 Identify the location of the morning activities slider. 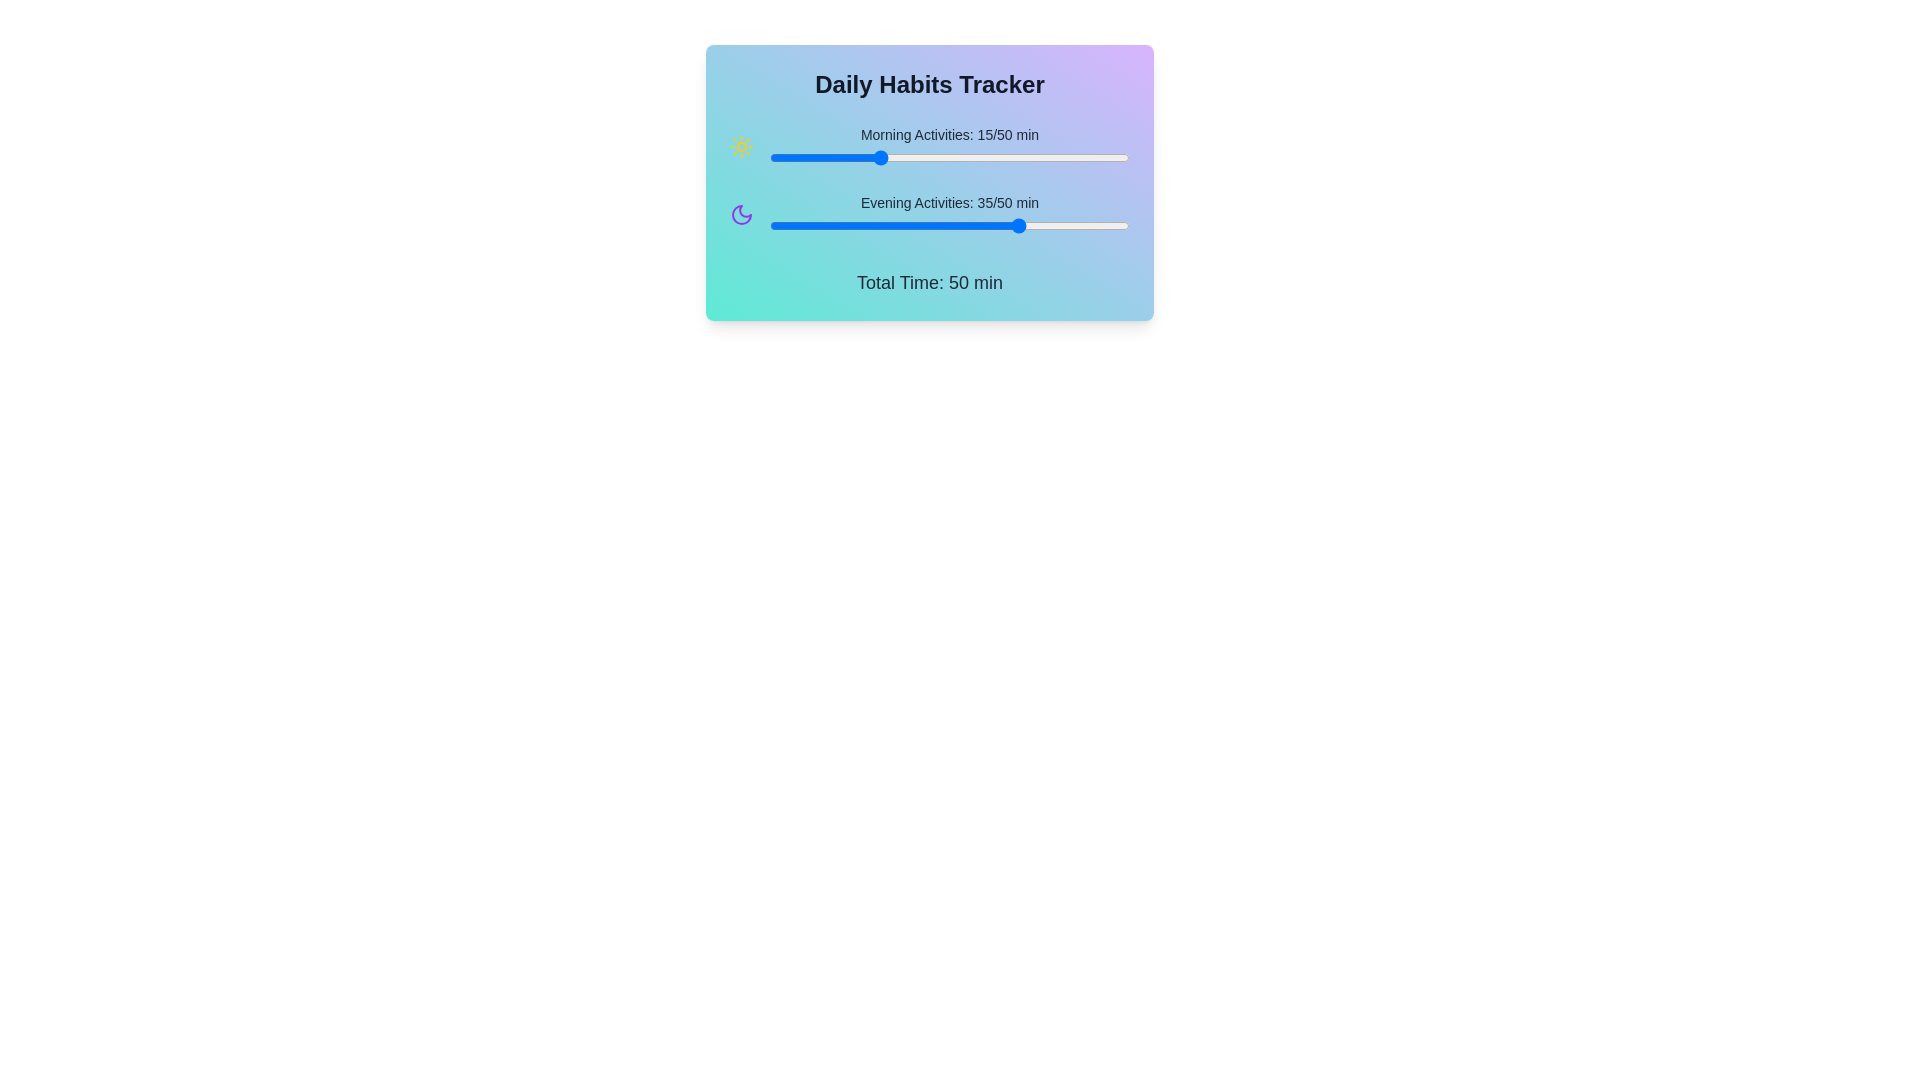
(790, 157).